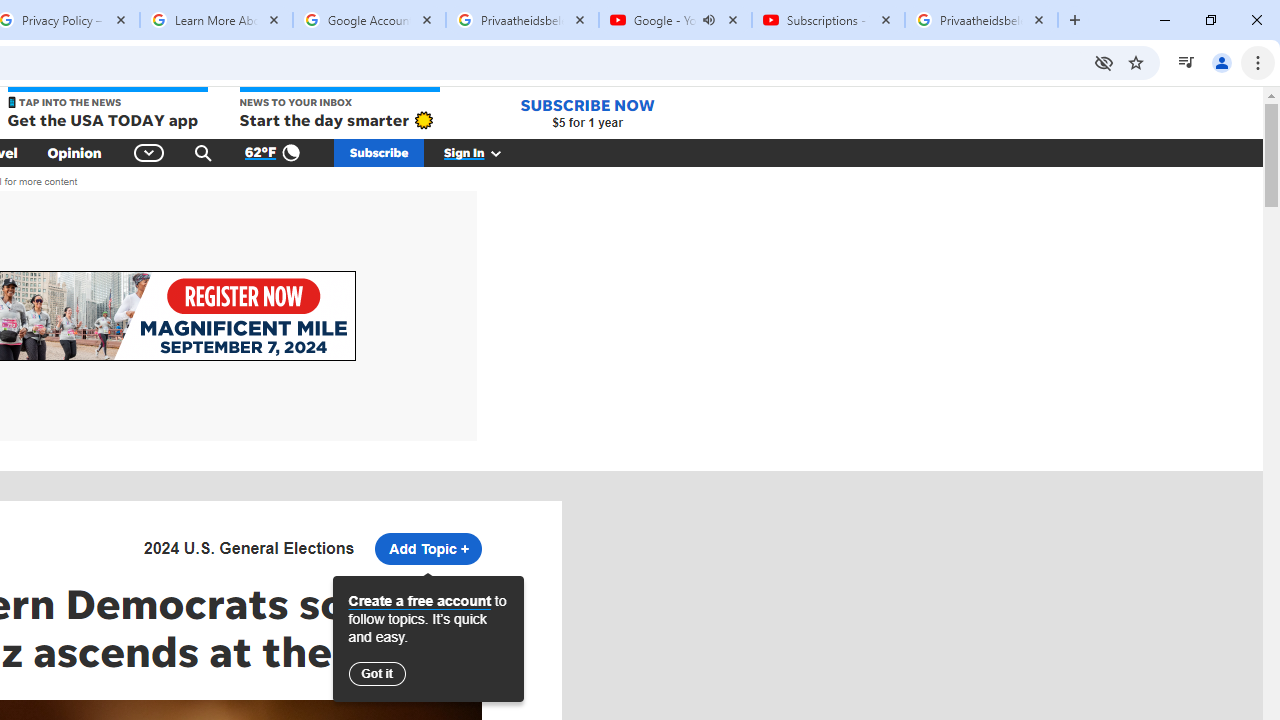 This screenshot has height=720, width=1280. I want to click on 'Mute tab', so click(709, 20).